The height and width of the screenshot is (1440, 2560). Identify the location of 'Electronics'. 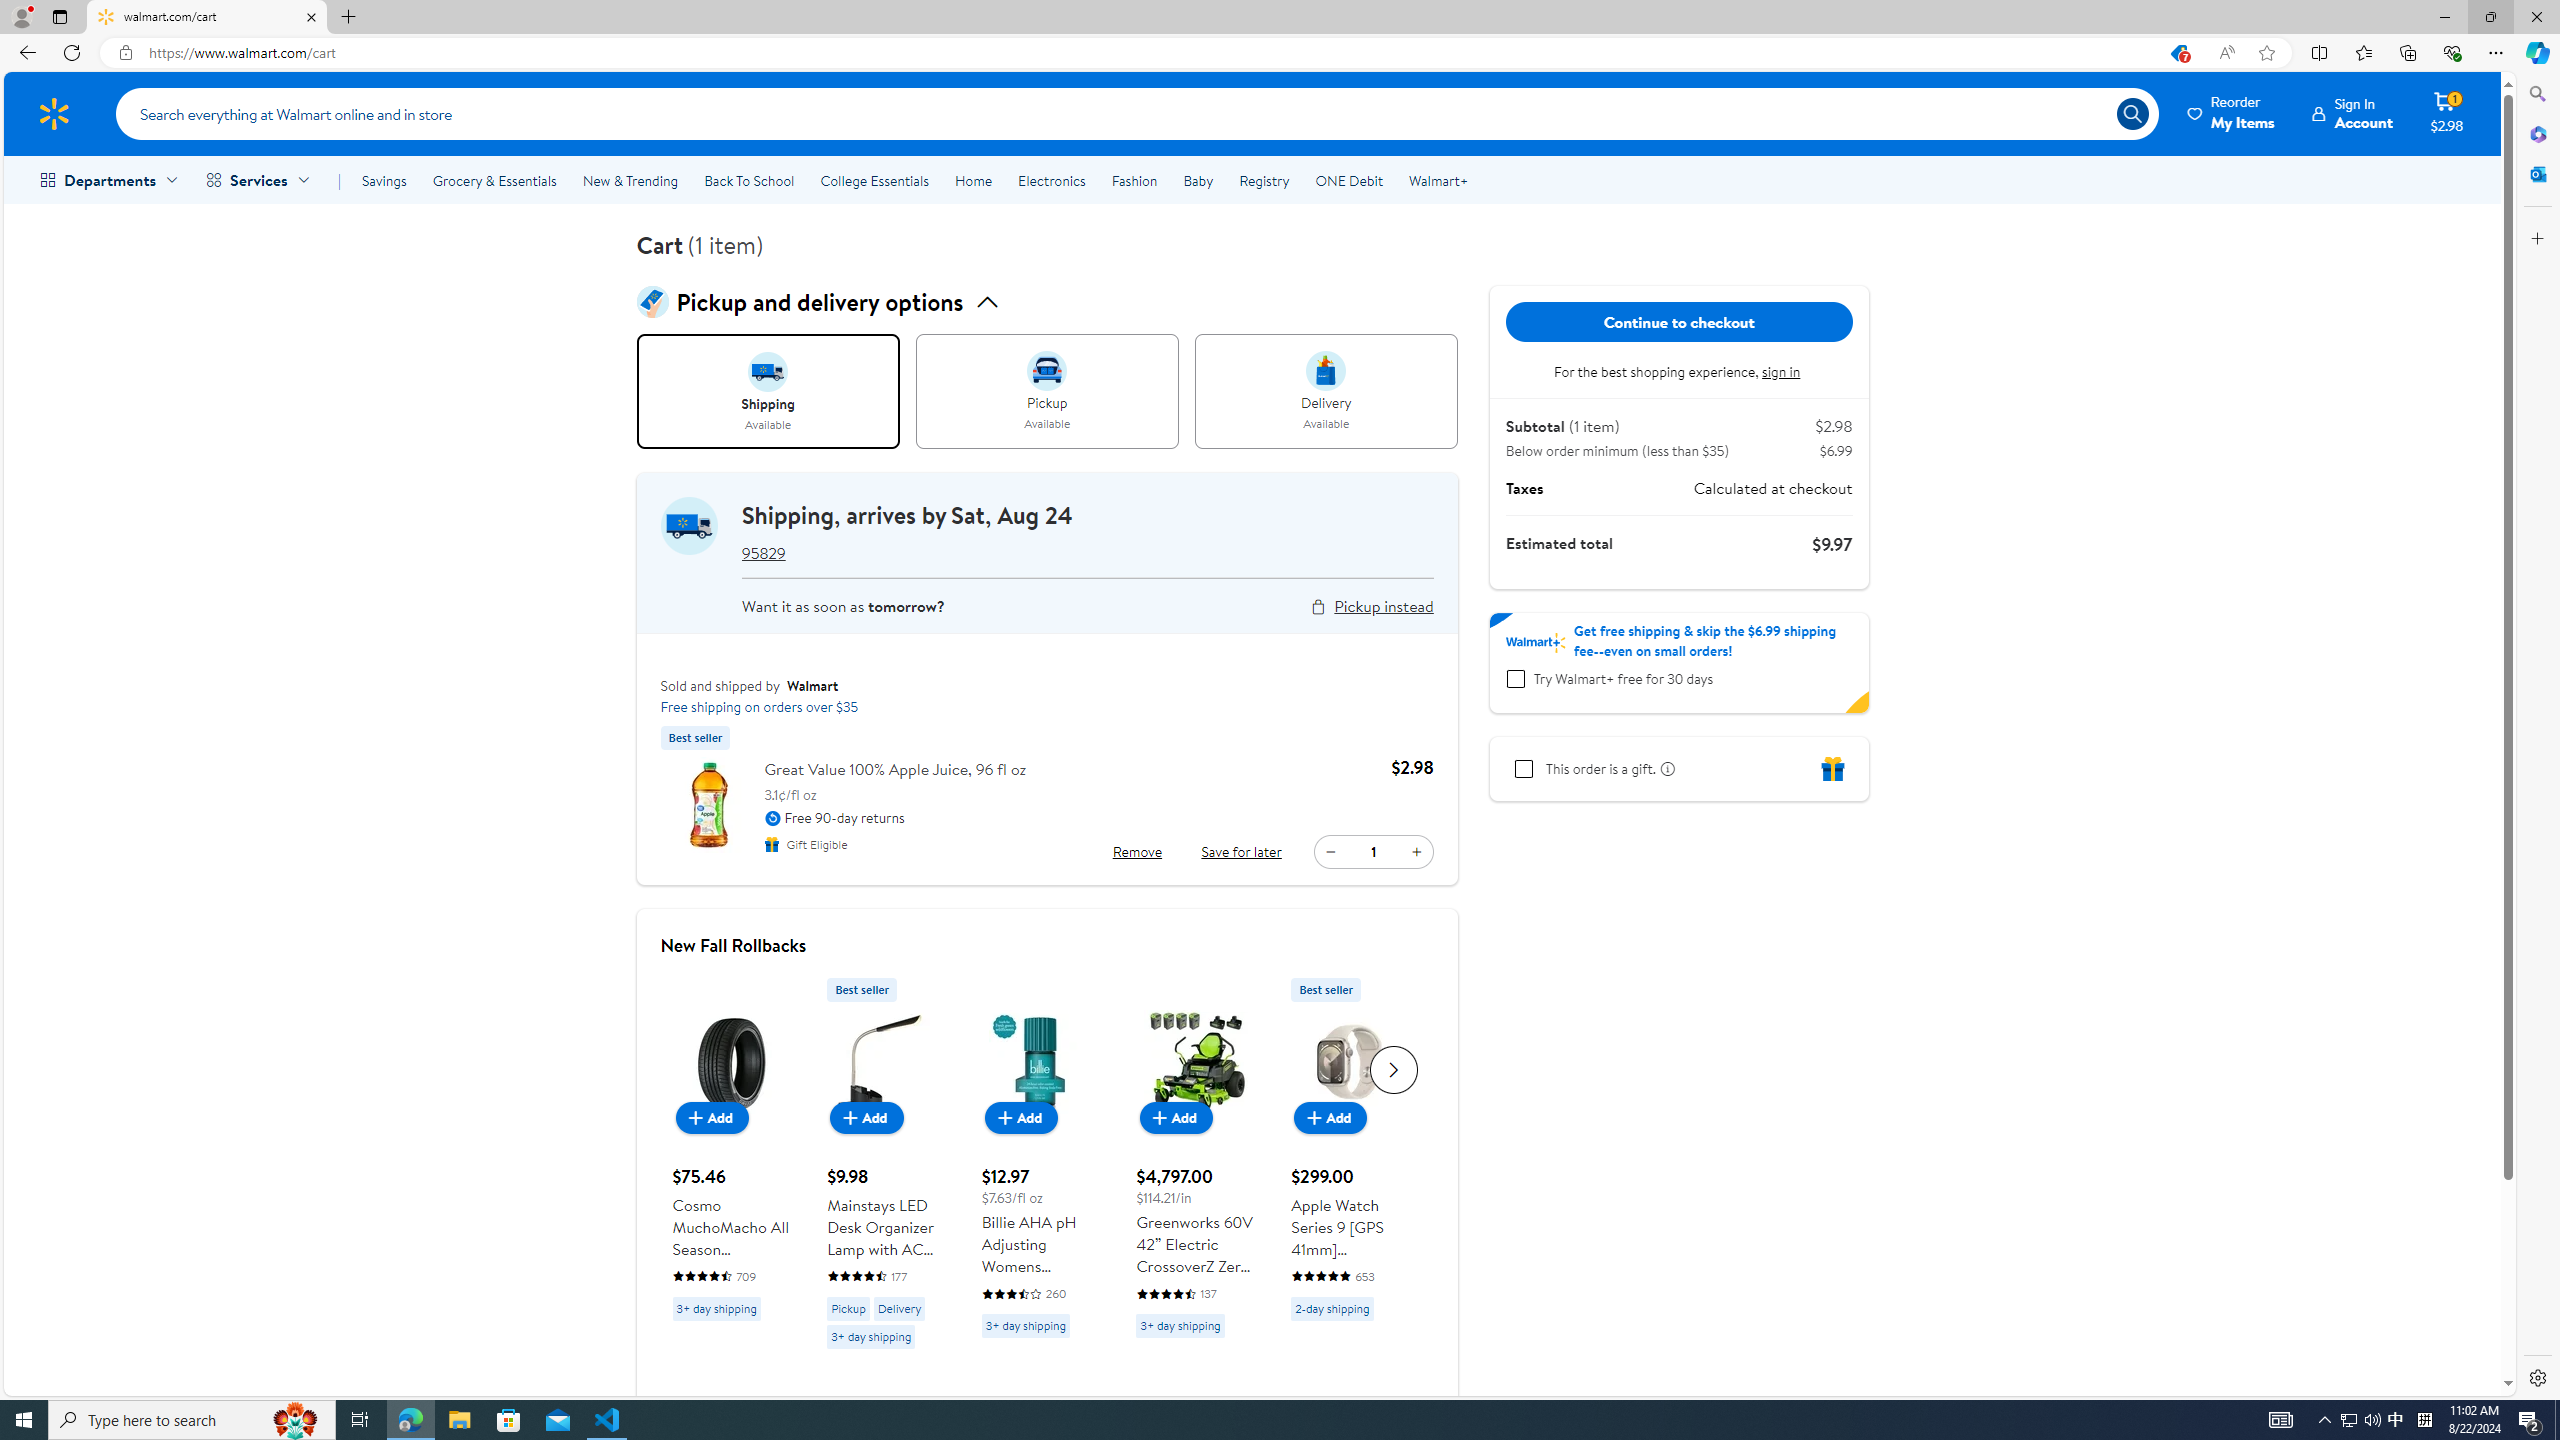
(1051, 180).